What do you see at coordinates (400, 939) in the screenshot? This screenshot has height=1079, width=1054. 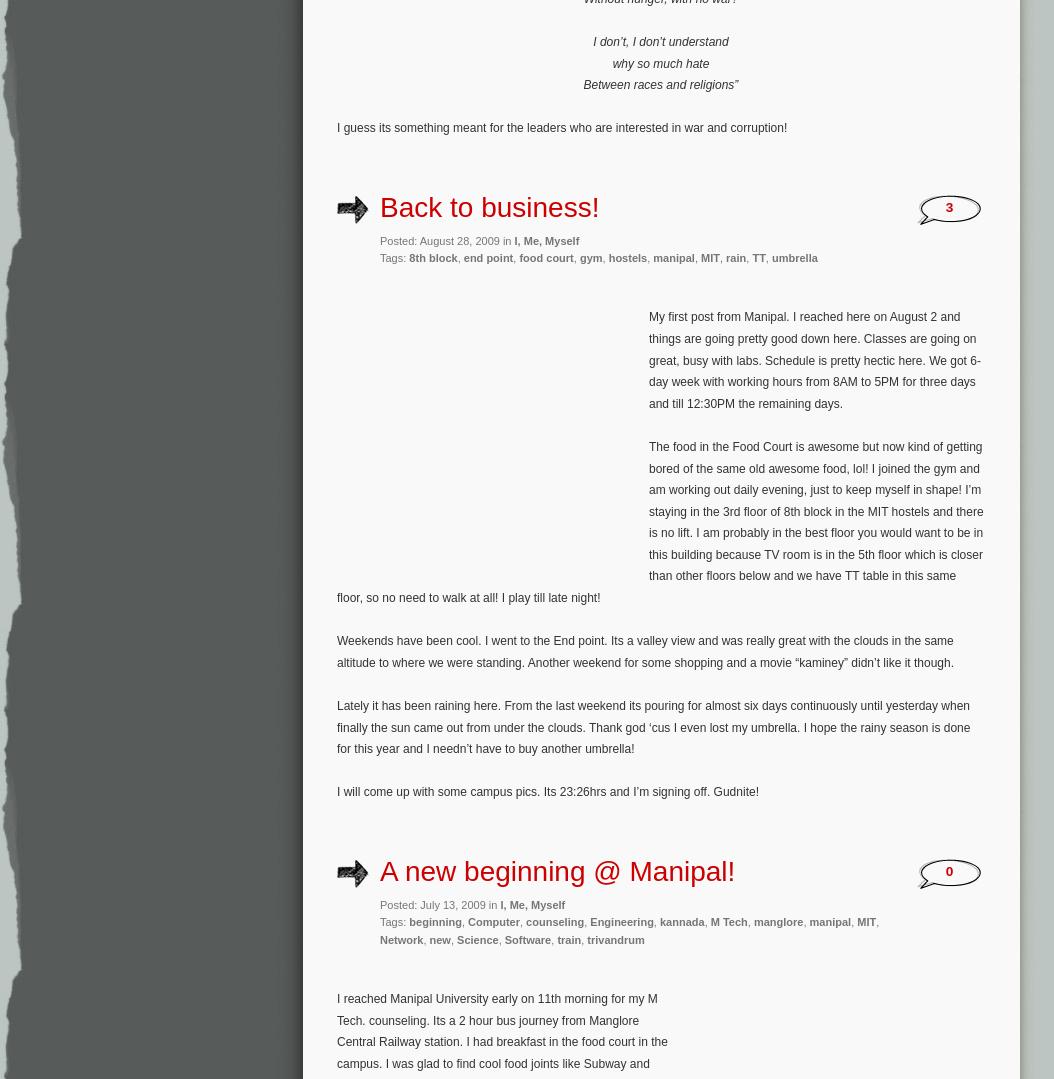 I see `'Network'` at bounding box center [400, 939].